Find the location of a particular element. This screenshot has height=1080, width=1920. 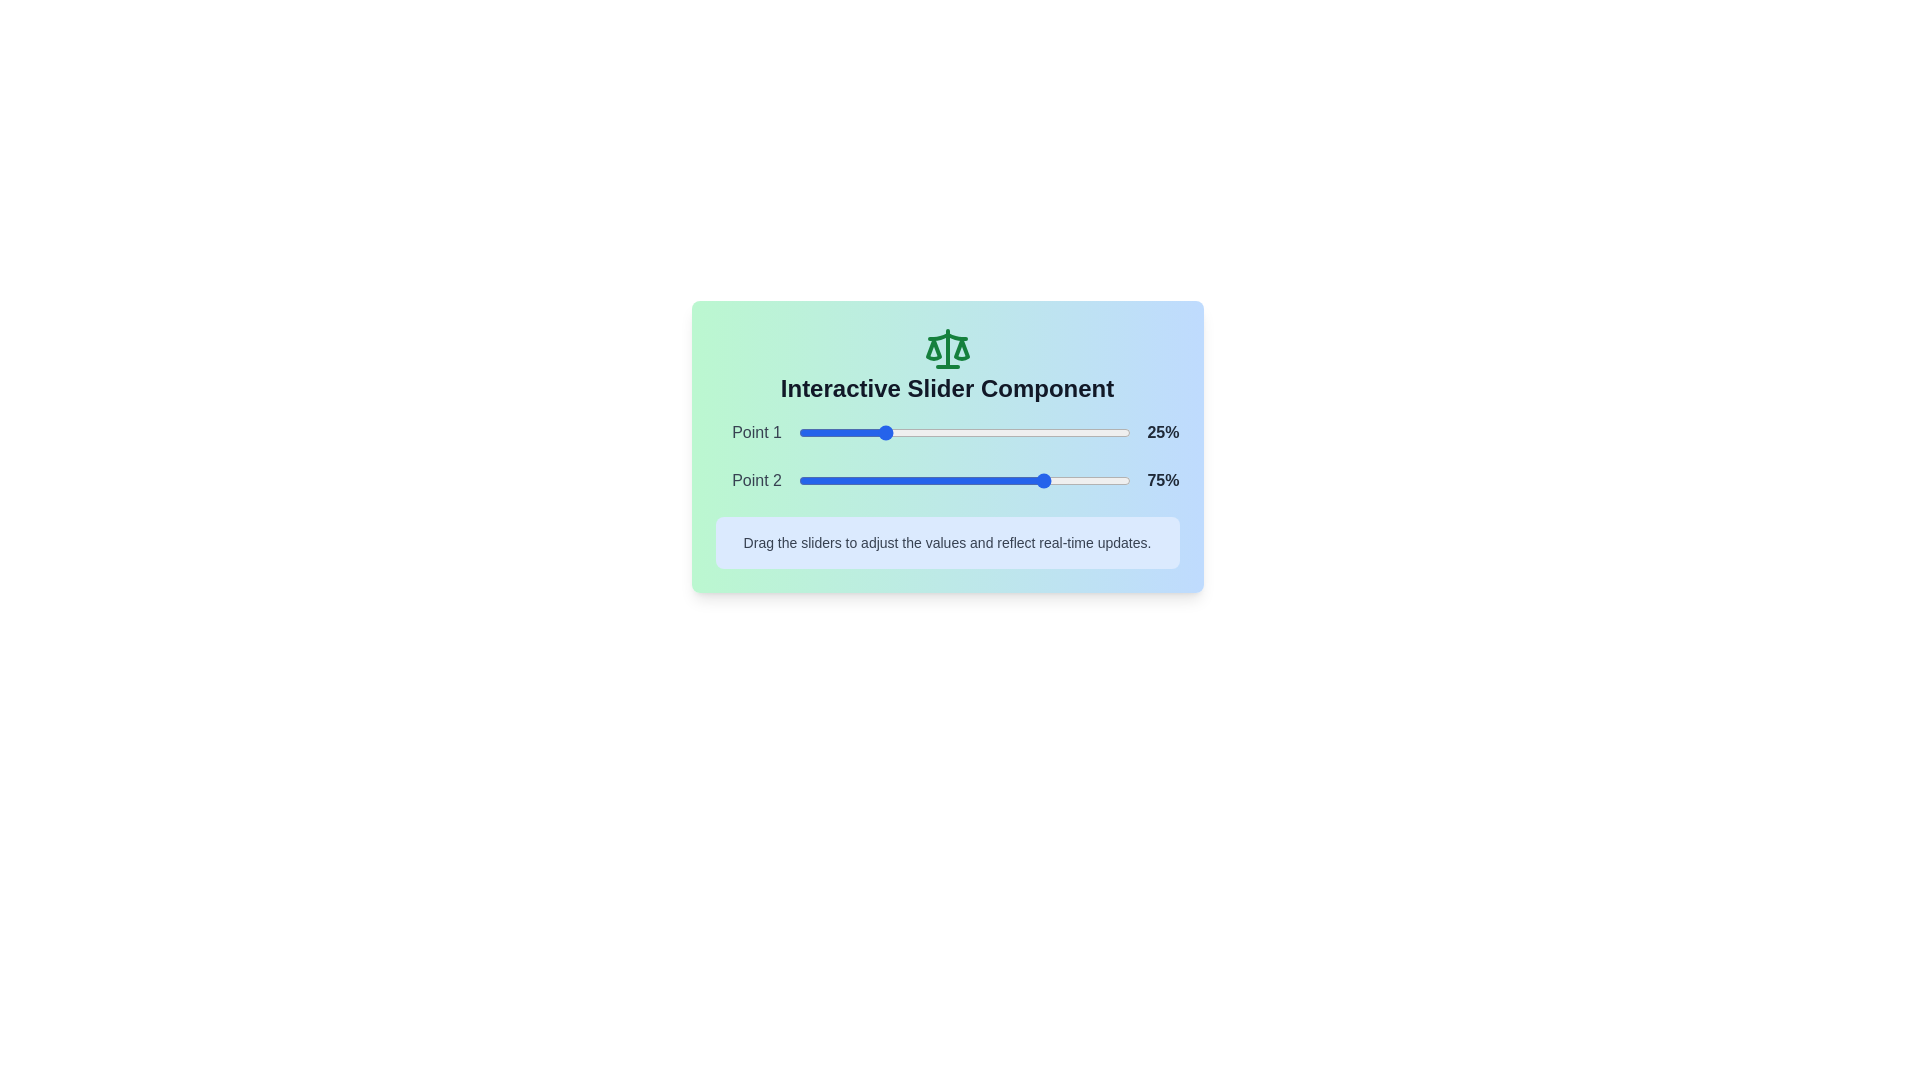

the slider to set its value to 53% is located at coordinates (974, 431).